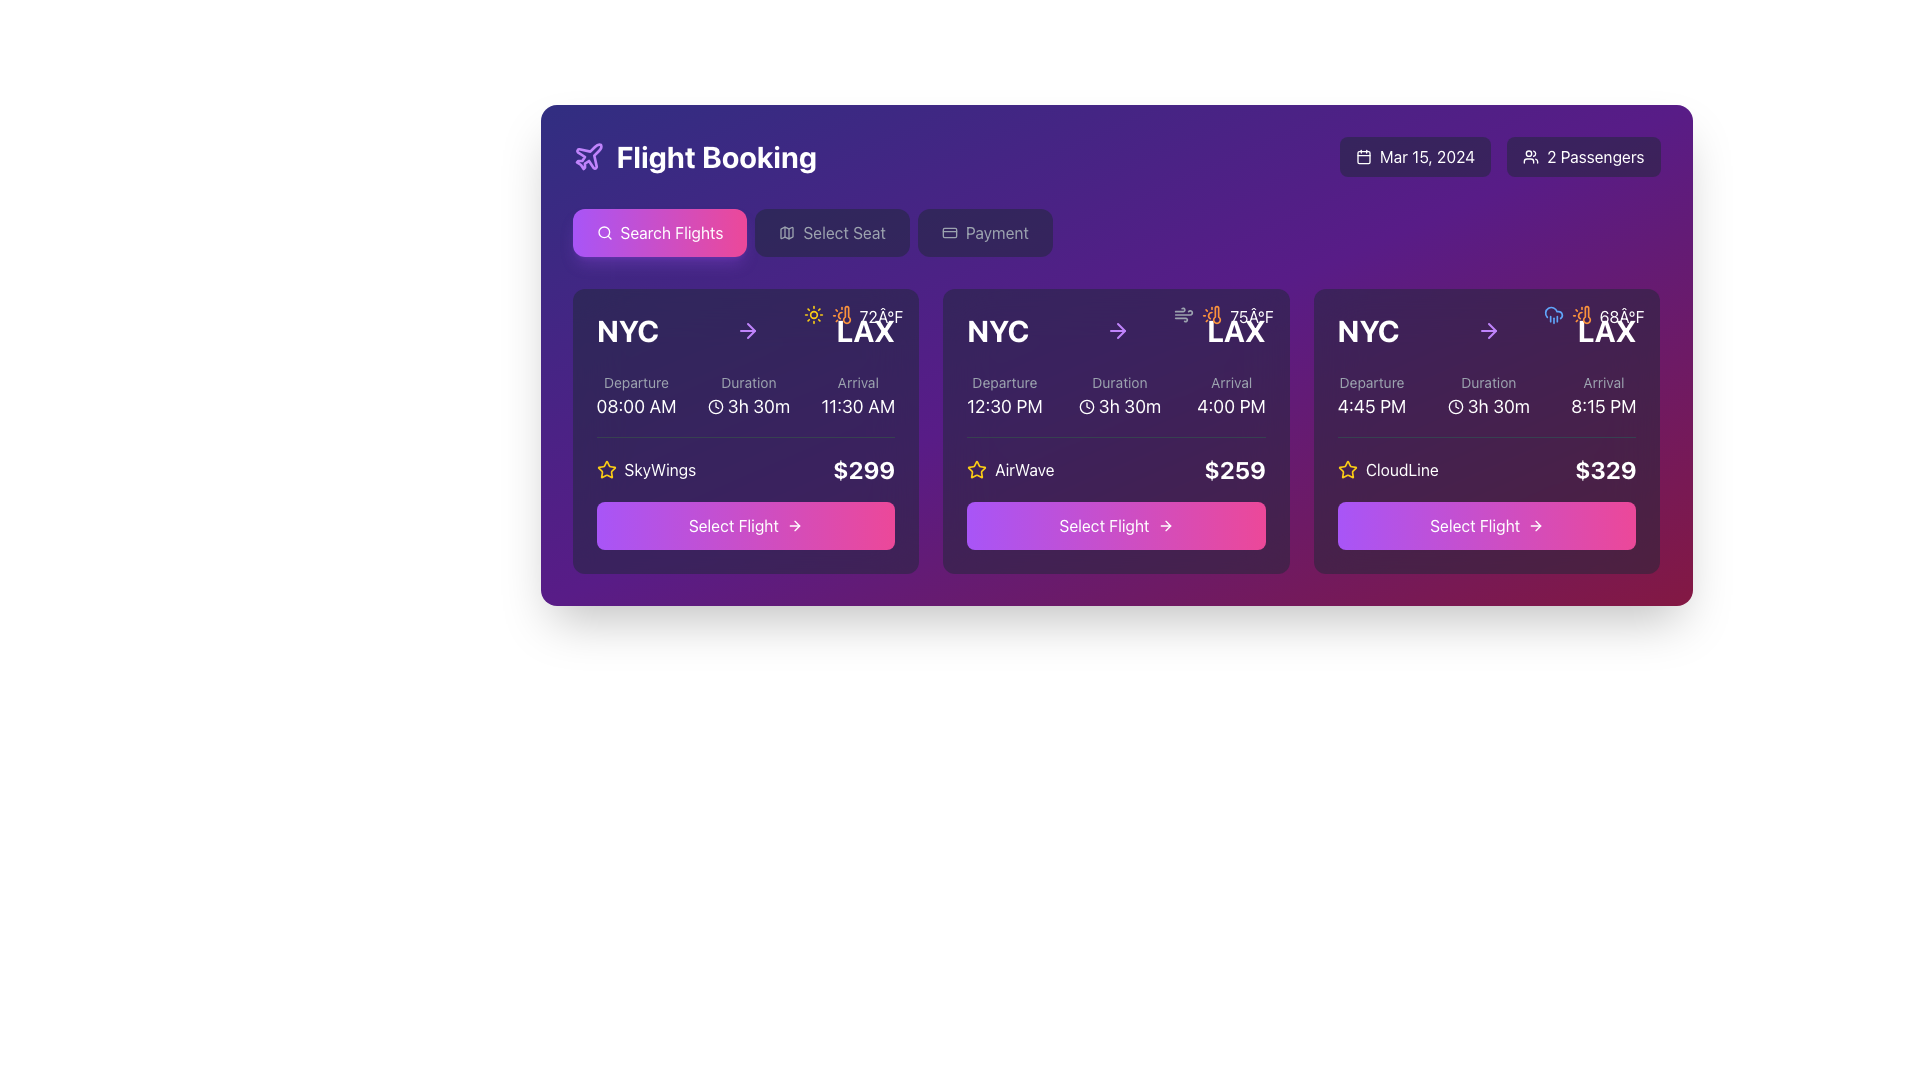 This screenshot has width=1920, height=1080. Describe the element at coordinates (1552, 315) in the screenshot. I see `the blue cloud icon with rain drops located in the top-right corner of the flight card from NYC to LAX, positioned to the left of an orange thermometer icon` at that location.